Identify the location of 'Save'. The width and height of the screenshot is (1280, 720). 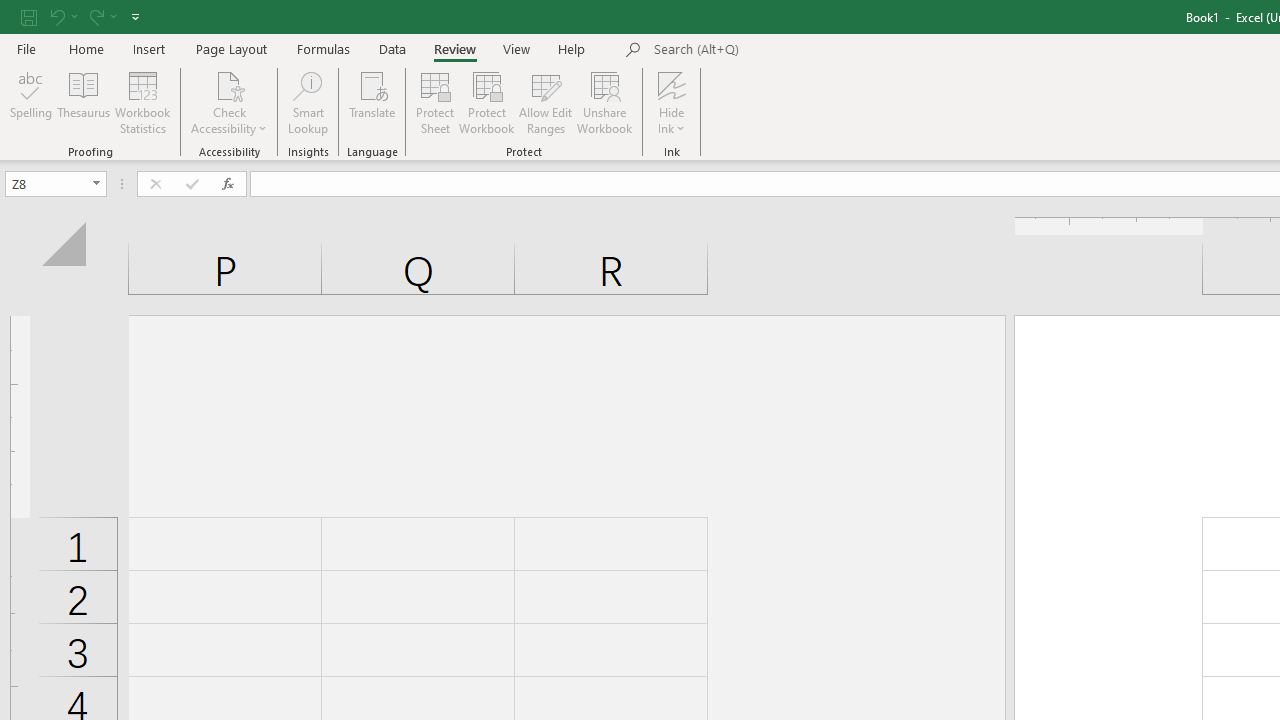
(29, 16).